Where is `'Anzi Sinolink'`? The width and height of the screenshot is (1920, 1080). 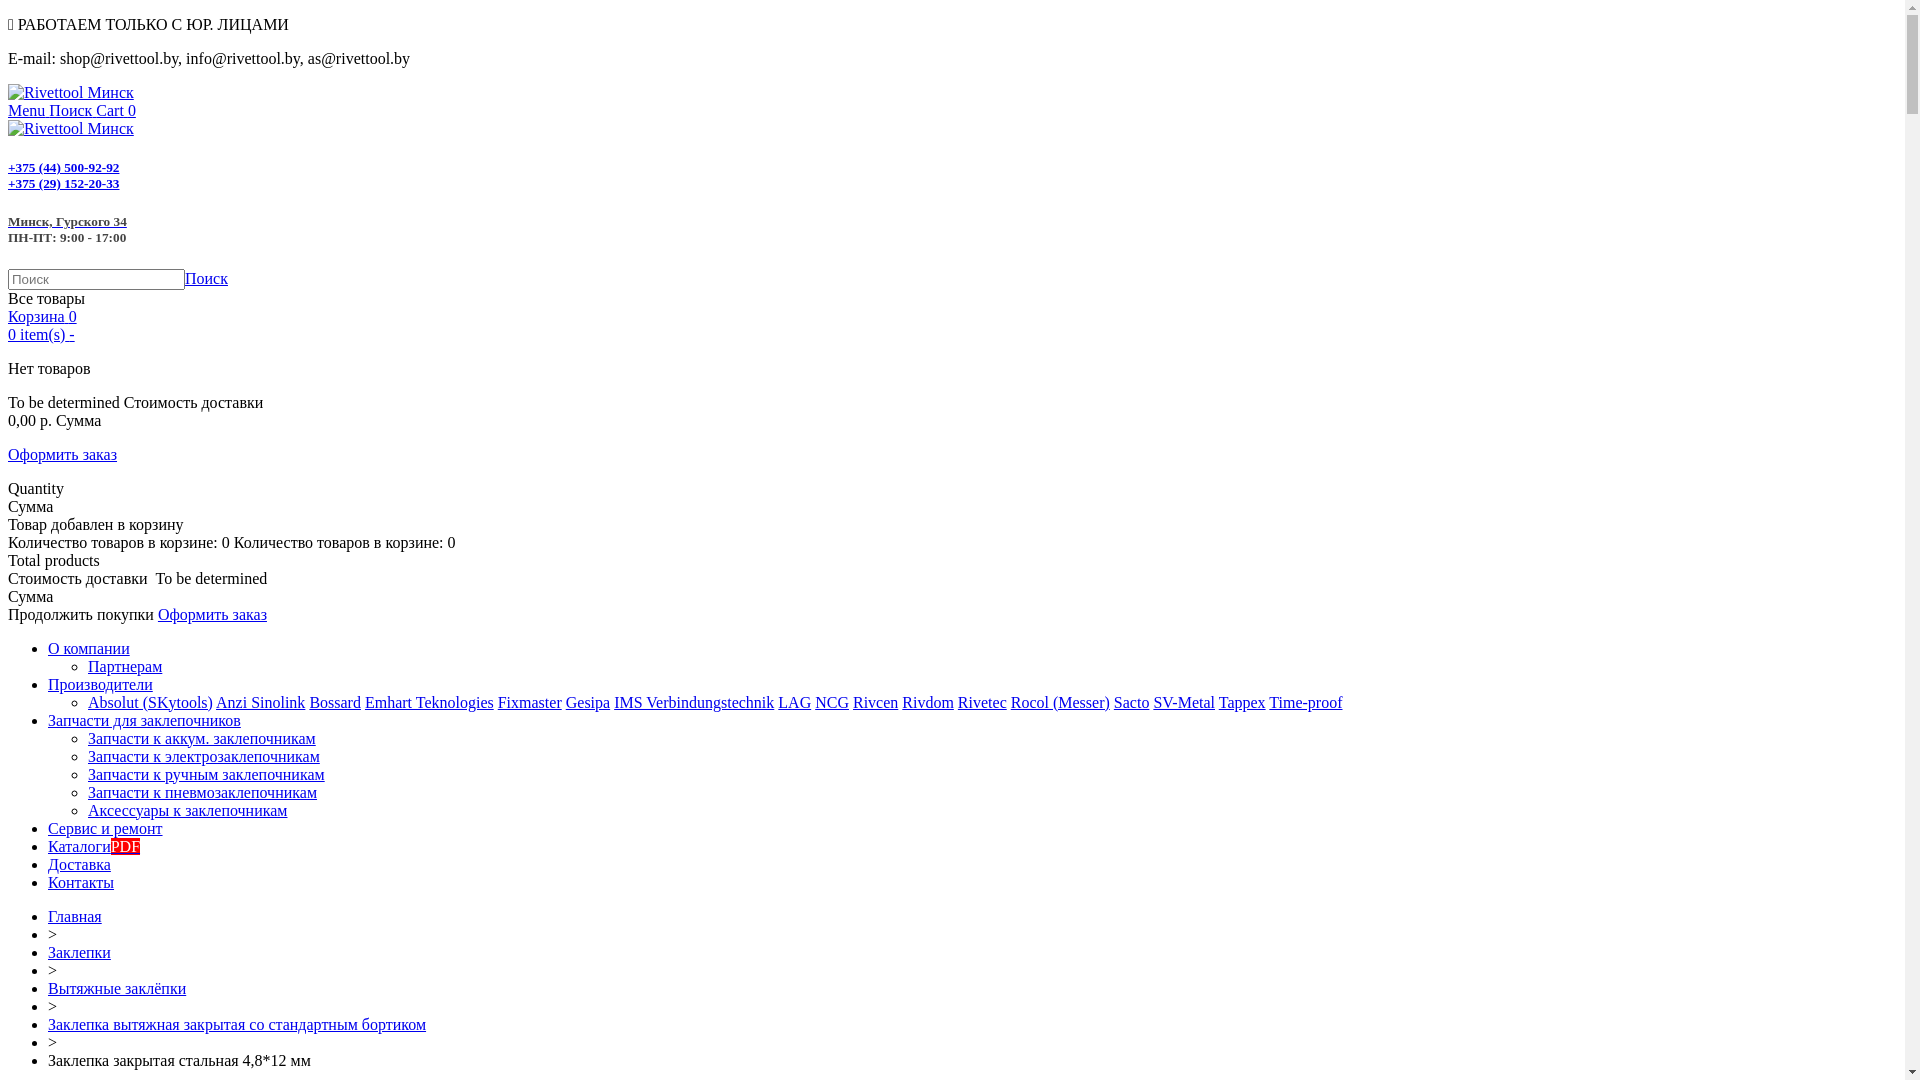
'Anzi Sinolink' is located at coordinates (259, 701).